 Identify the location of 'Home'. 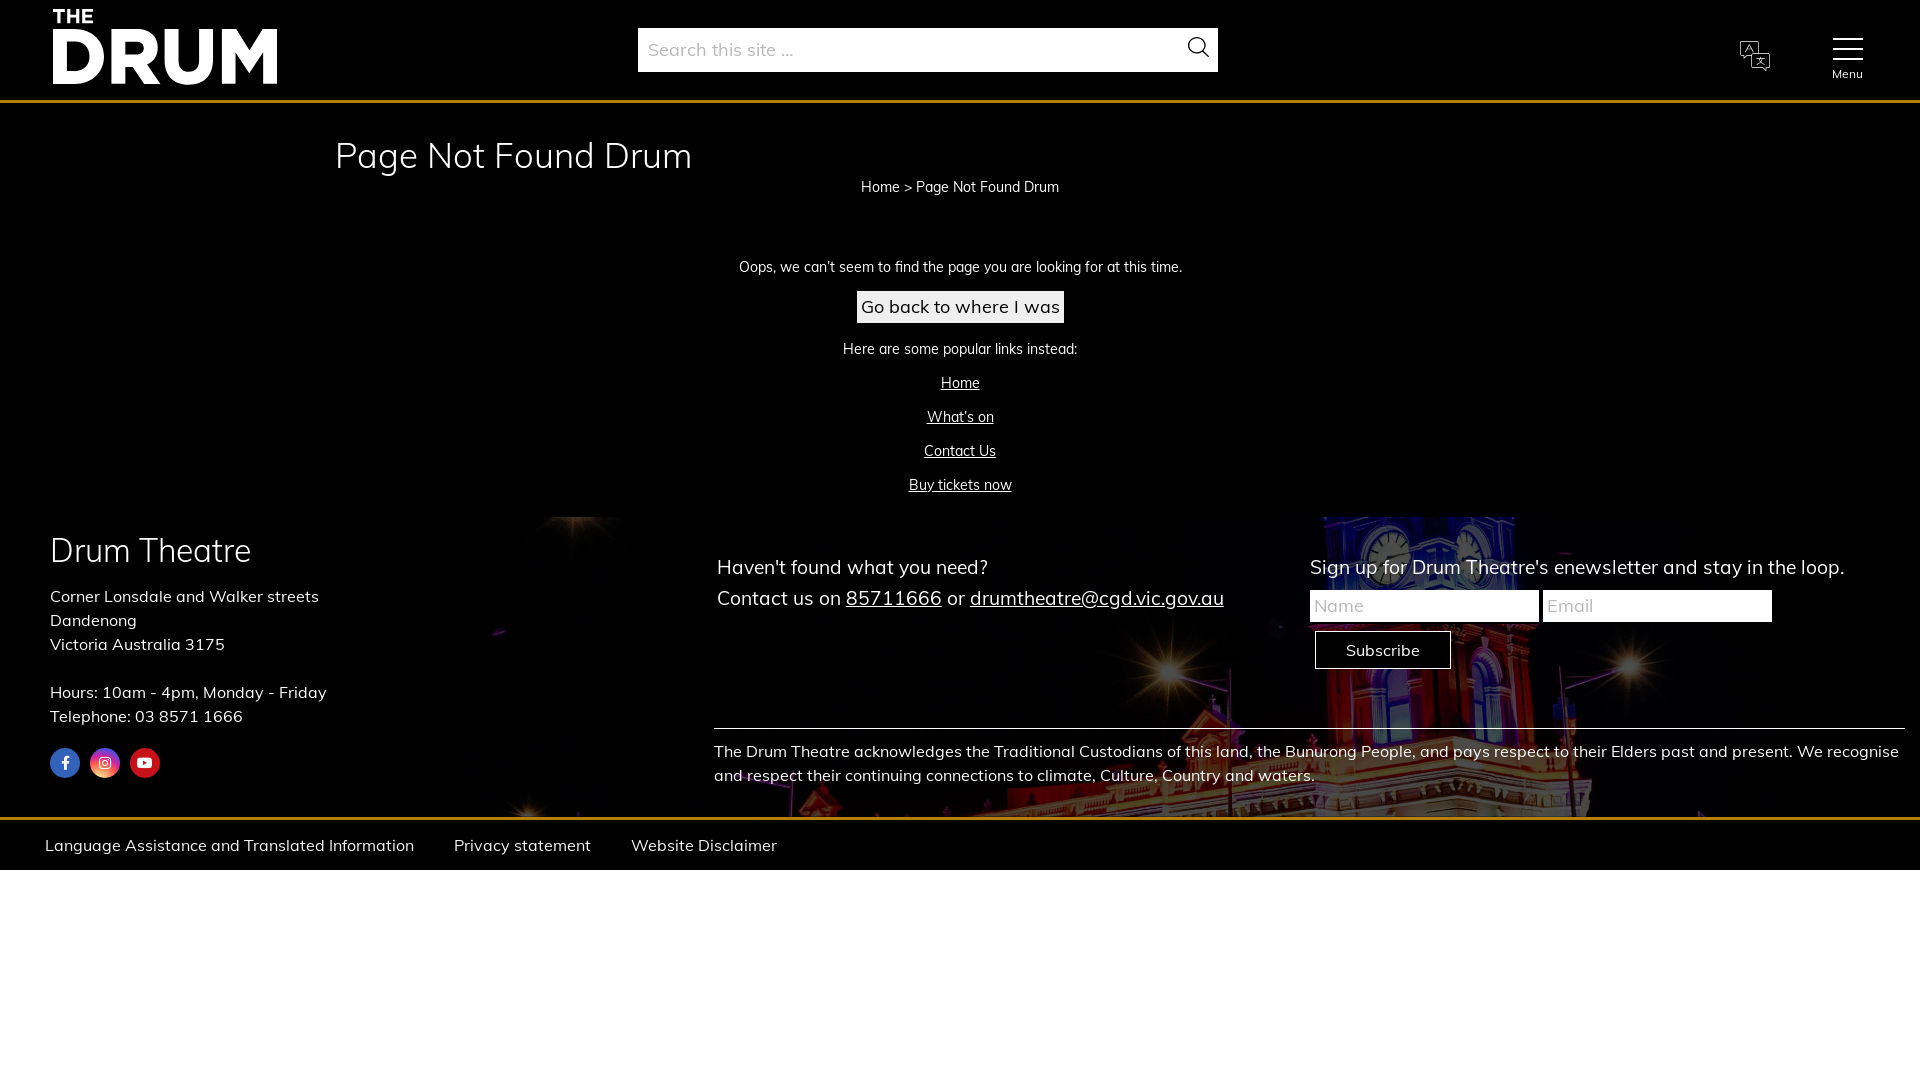
(49, 45).